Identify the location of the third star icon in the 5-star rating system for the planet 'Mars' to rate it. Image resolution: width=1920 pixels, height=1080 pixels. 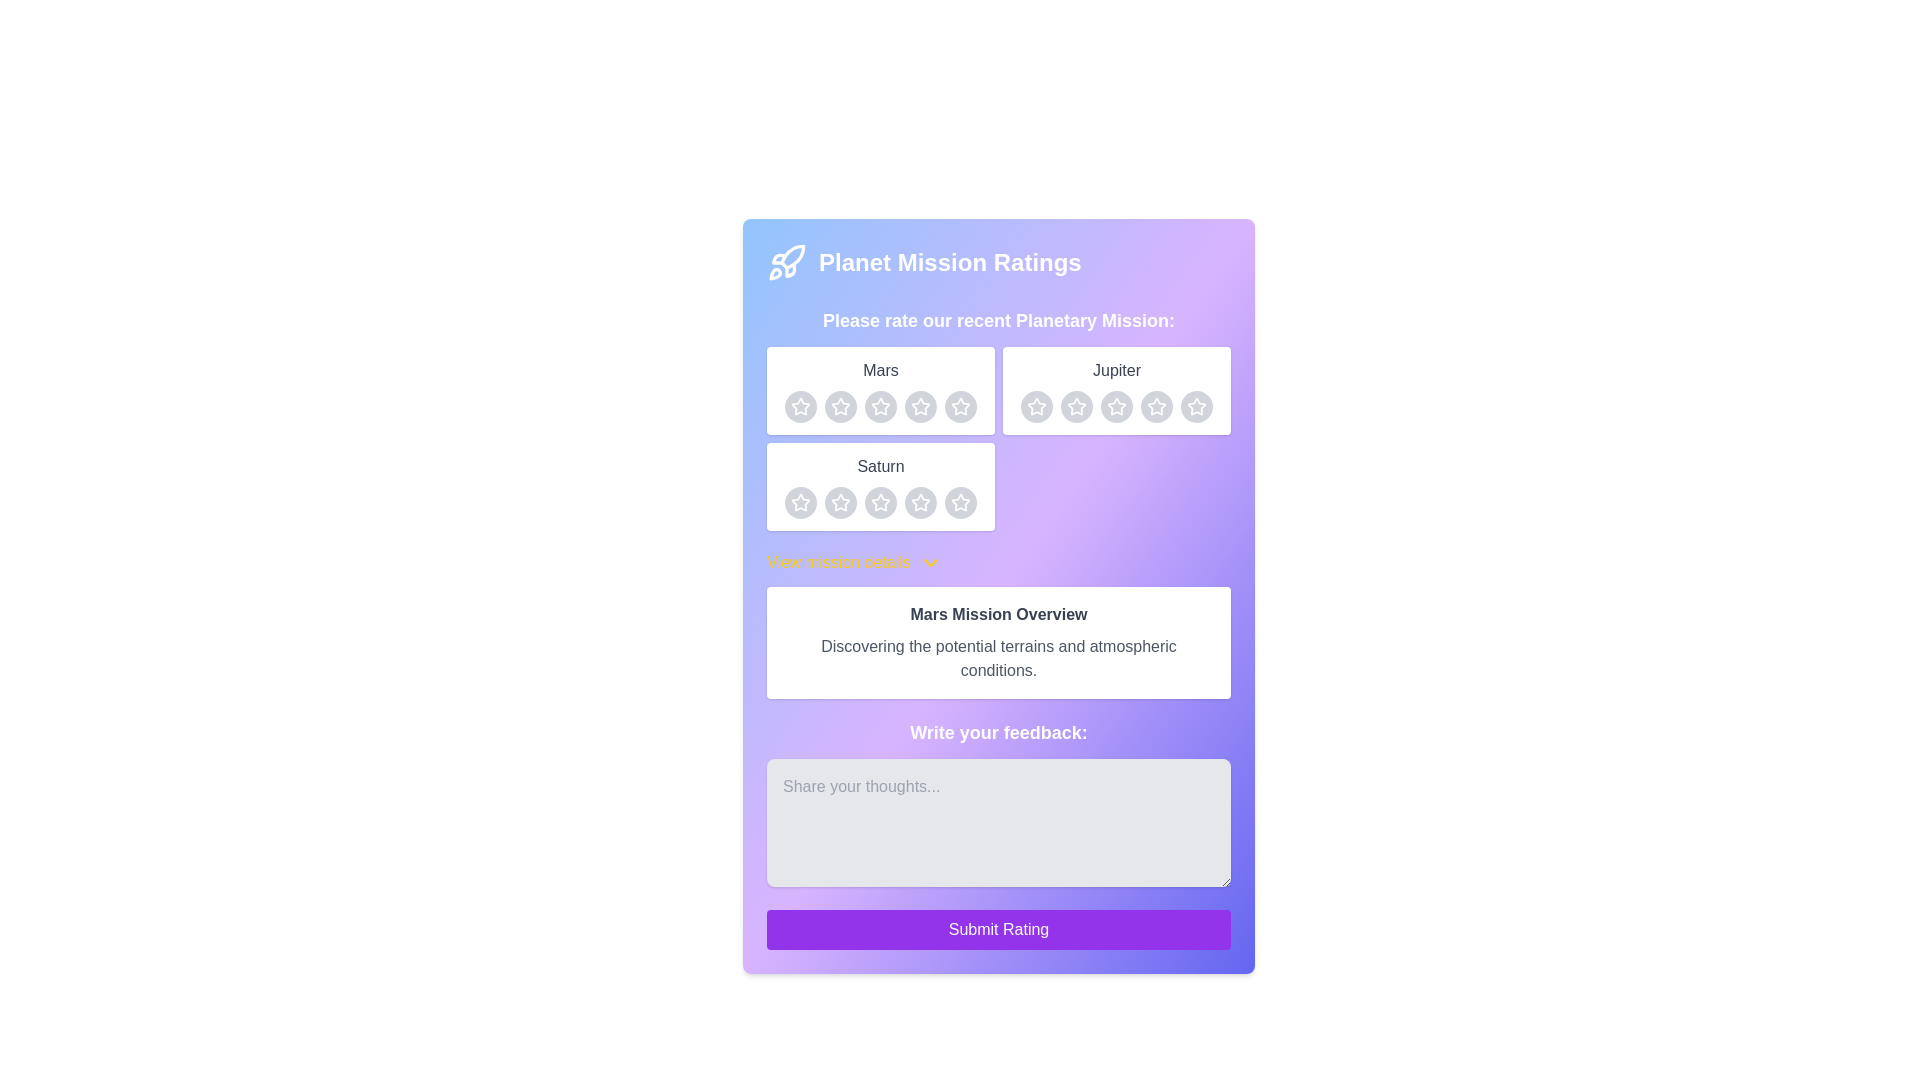
(920, 406).